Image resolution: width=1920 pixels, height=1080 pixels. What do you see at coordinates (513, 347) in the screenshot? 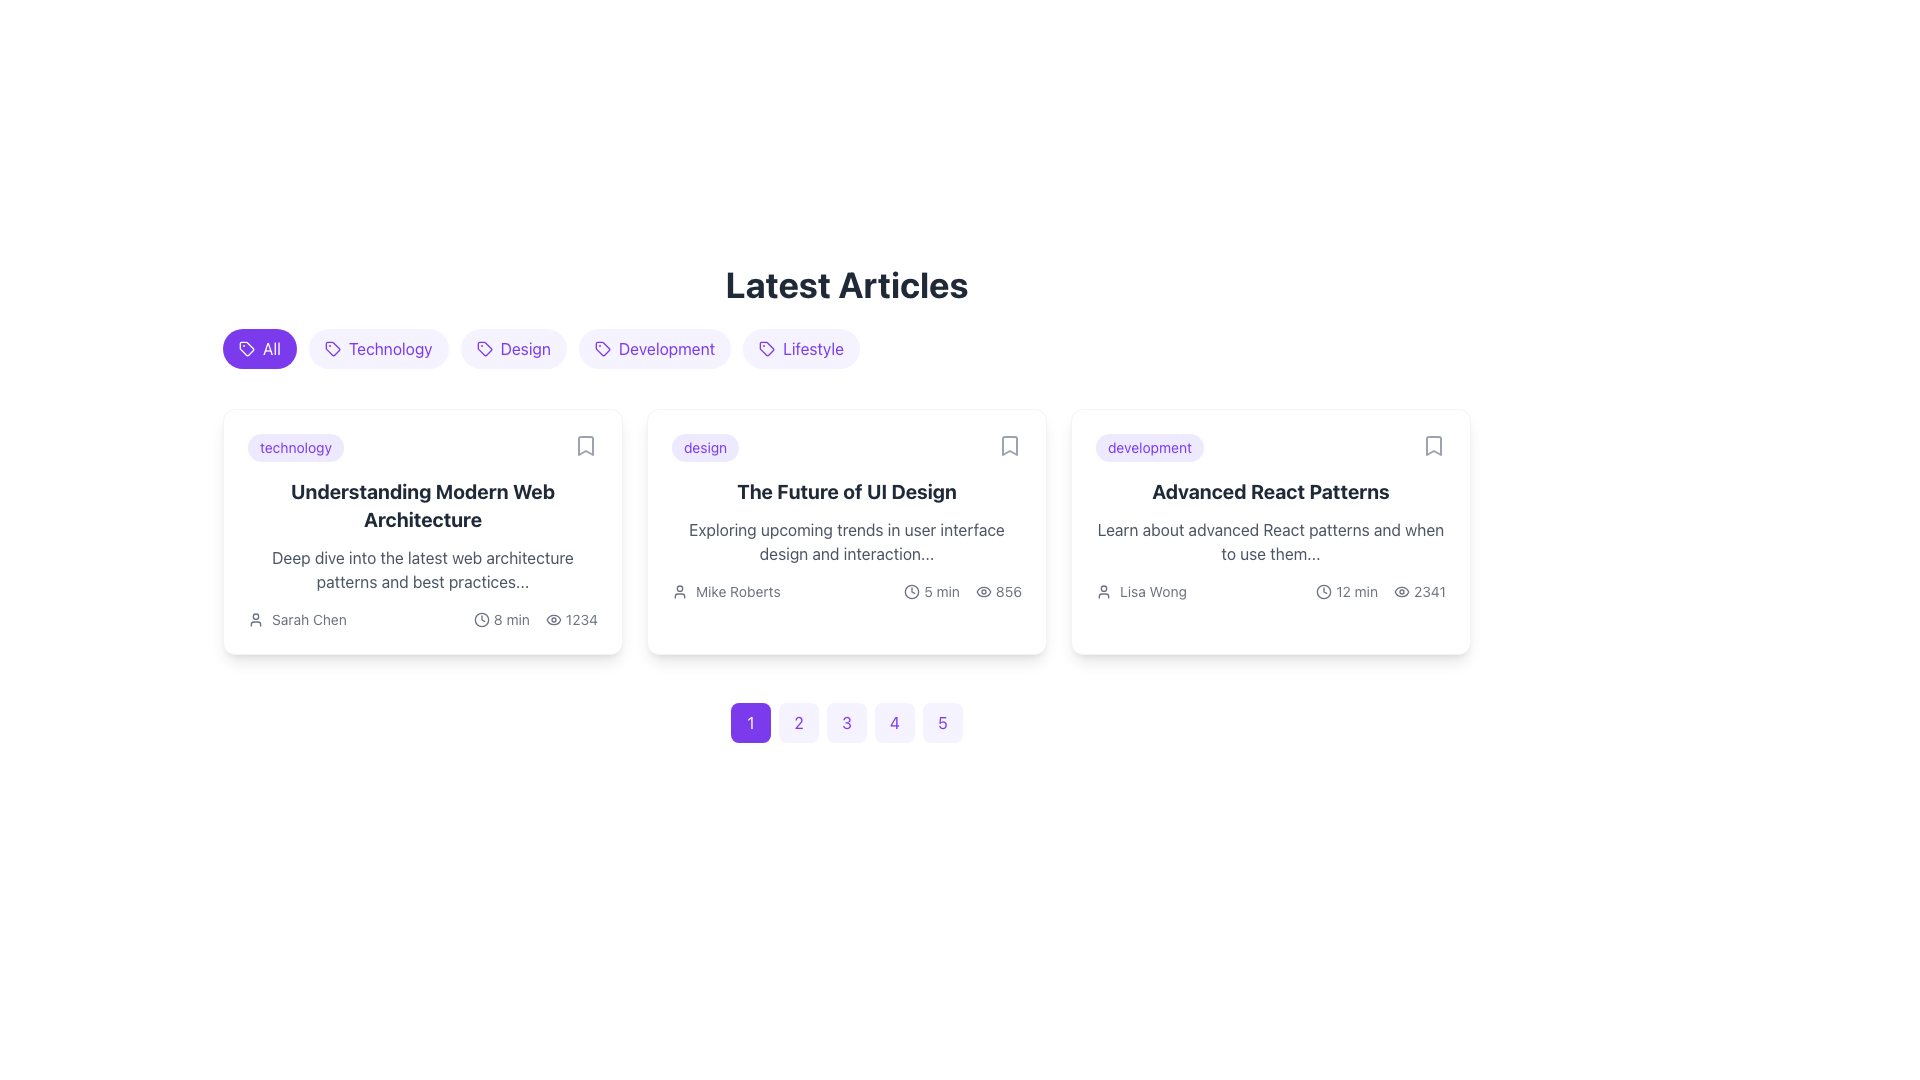
I see `the pill-shaped button labeled 'Design' in violet text to observe its hover effect` at bounding box center [513, 347].